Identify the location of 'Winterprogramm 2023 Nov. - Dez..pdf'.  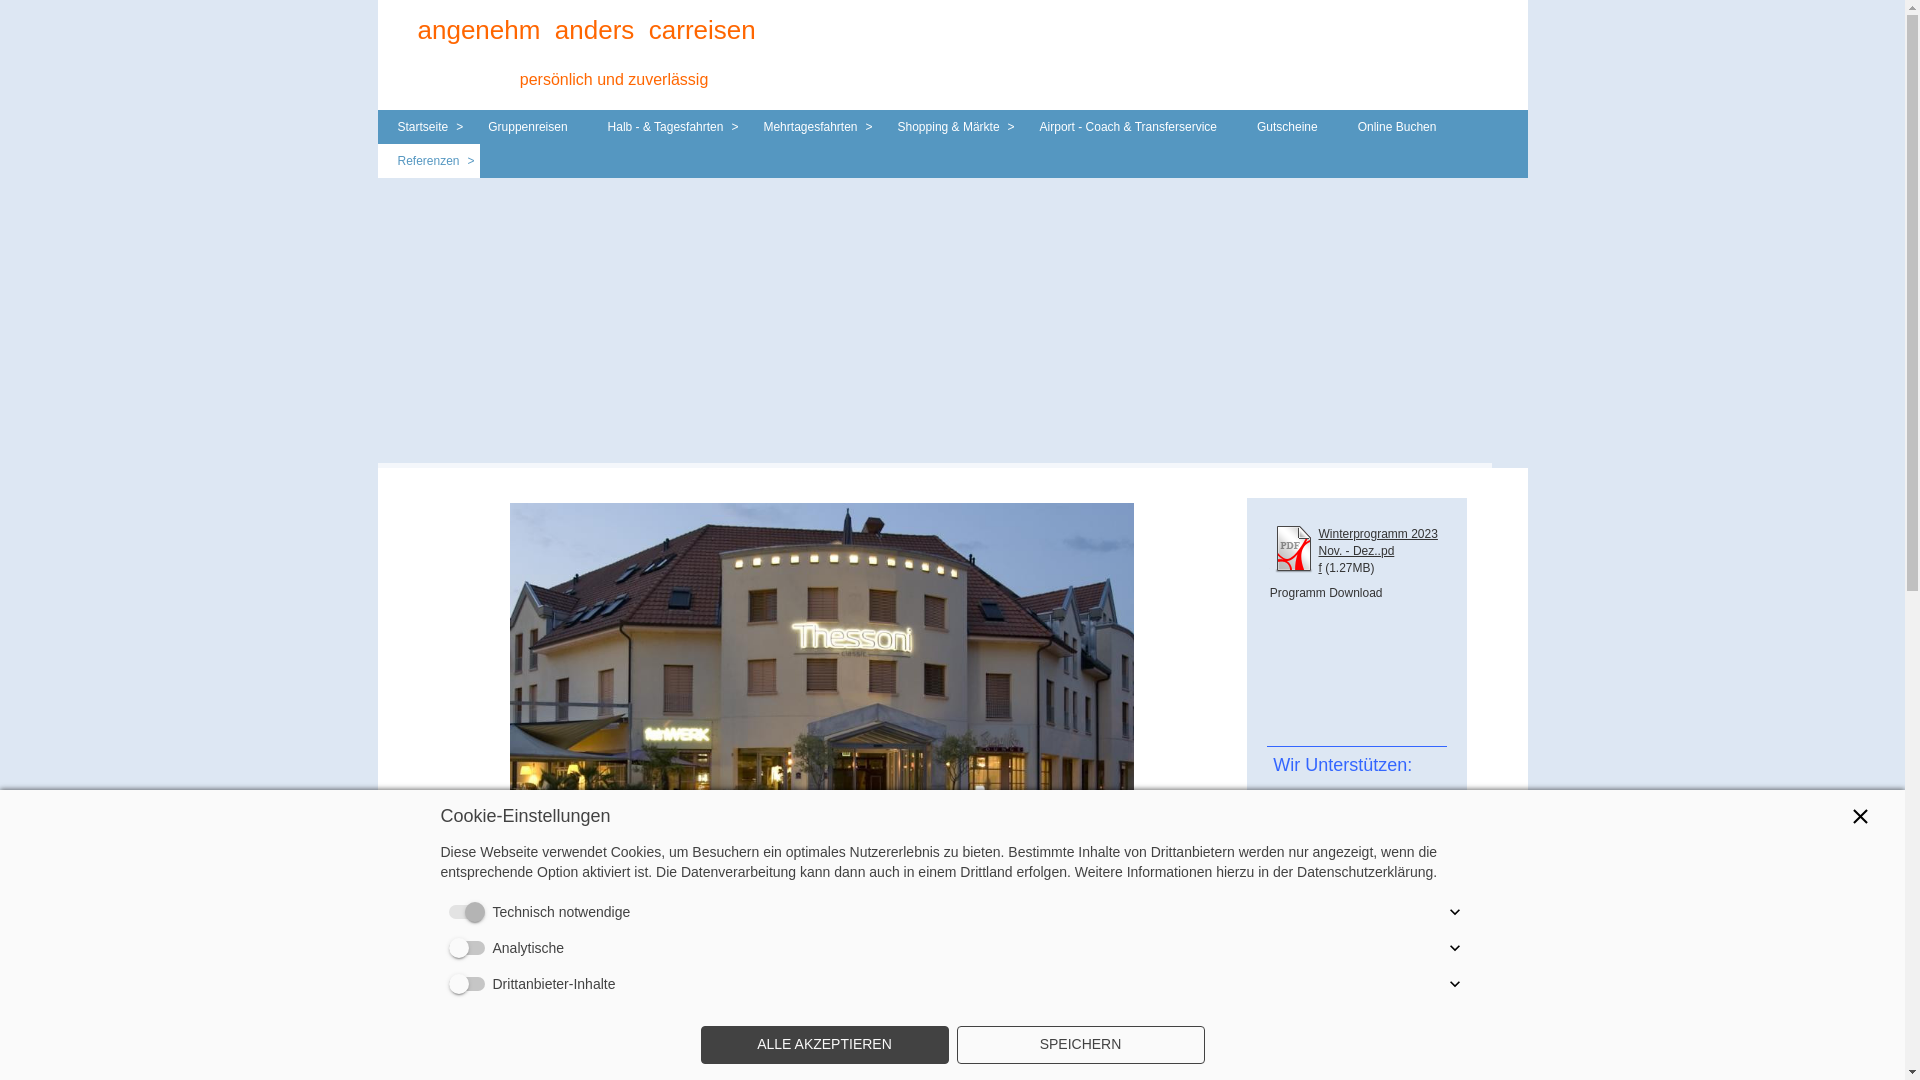
(1376, 551).